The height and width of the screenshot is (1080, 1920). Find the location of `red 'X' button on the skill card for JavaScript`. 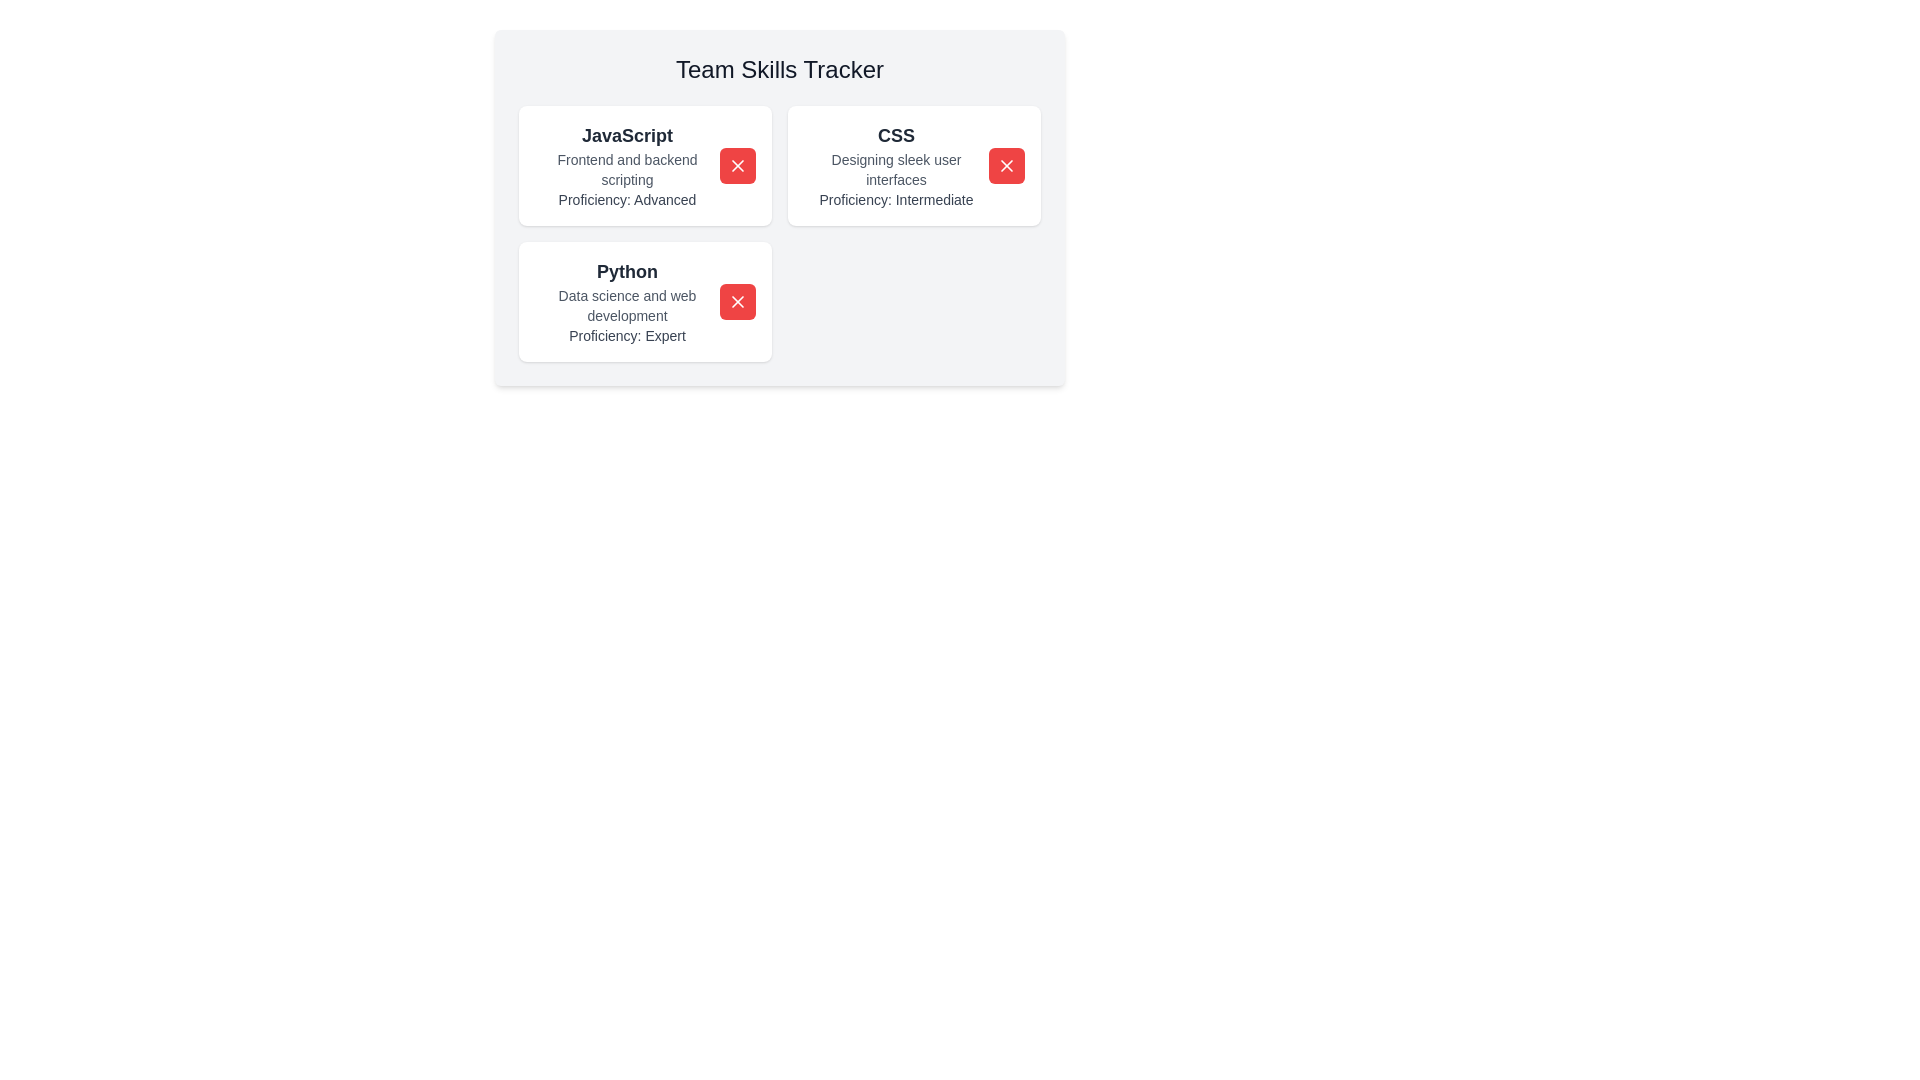

red 'X' button on the skill card for JavaScript is located at coordinates (737, 164).